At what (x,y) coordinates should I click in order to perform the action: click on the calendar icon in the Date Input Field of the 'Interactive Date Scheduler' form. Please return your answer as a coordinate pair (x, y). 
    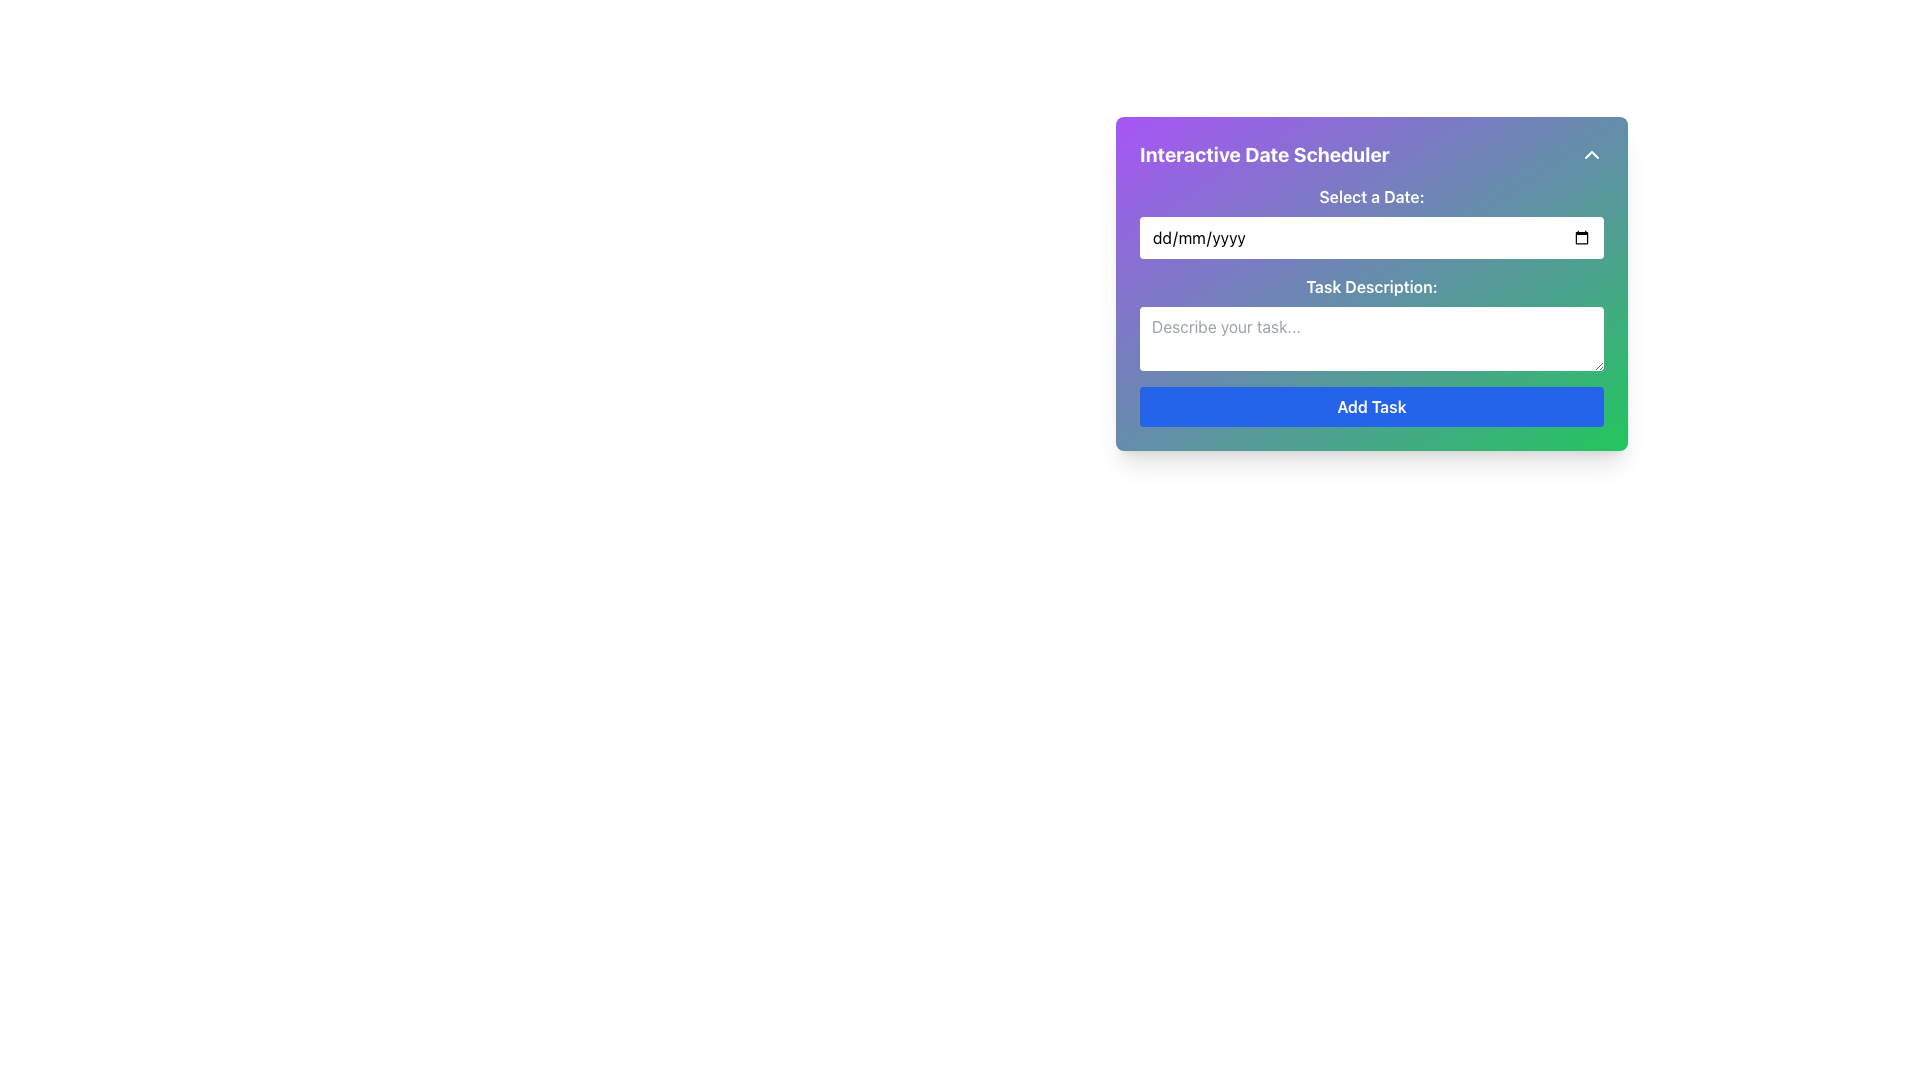
    Looking at the image, I should click on (1371, 222).